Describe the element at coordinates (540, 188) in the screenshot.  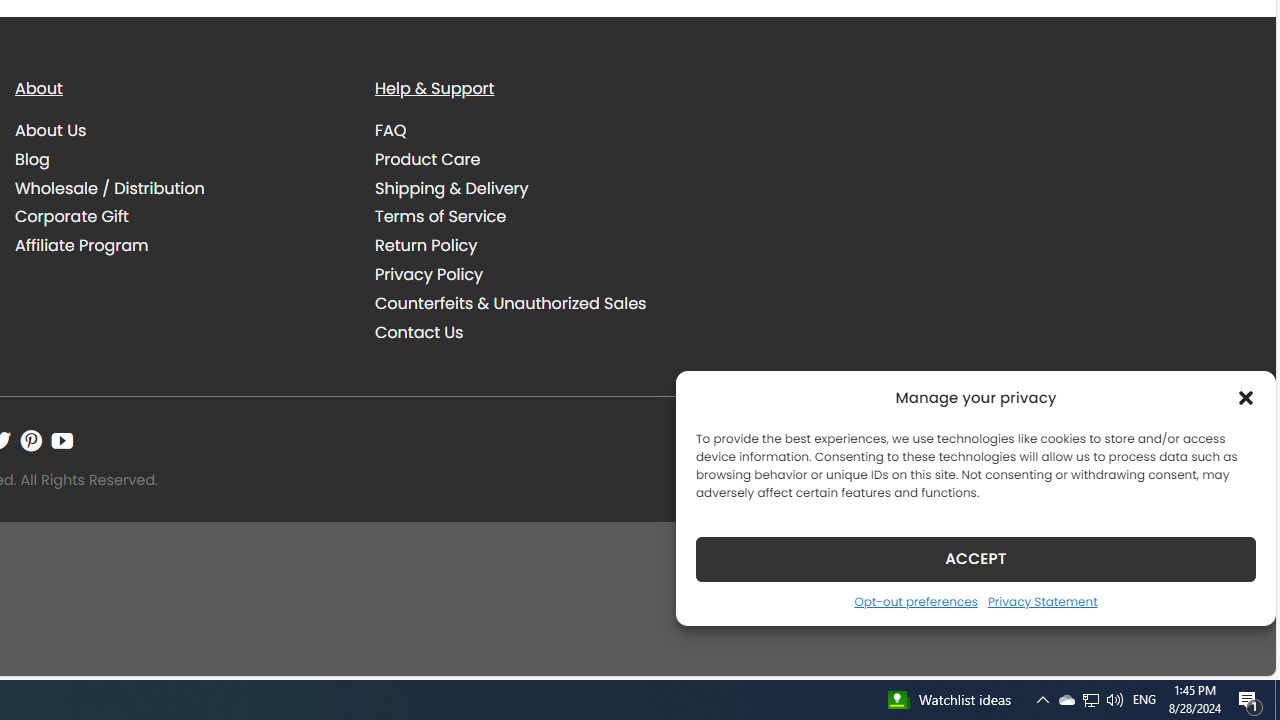
I see `'Shipping & Delivery'` at that location.